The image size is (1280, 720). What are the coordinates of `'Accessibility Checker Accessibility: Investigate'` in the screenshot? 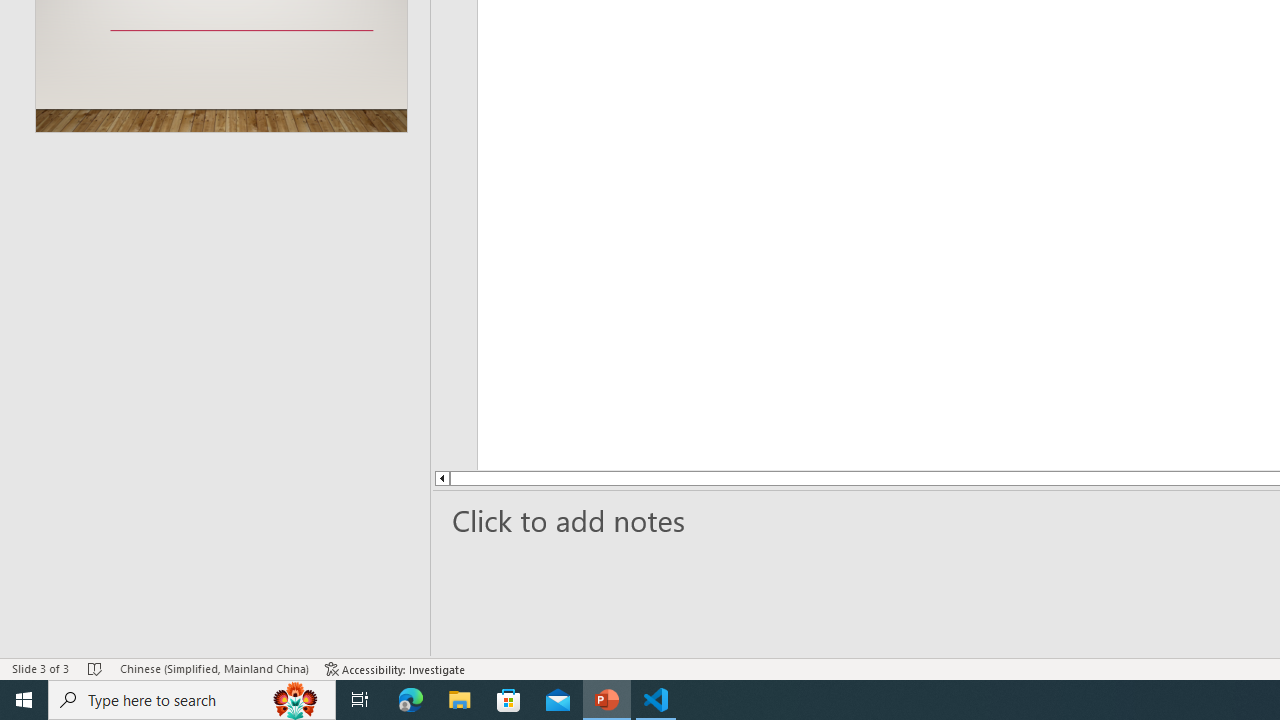 It's located at (395, 669).